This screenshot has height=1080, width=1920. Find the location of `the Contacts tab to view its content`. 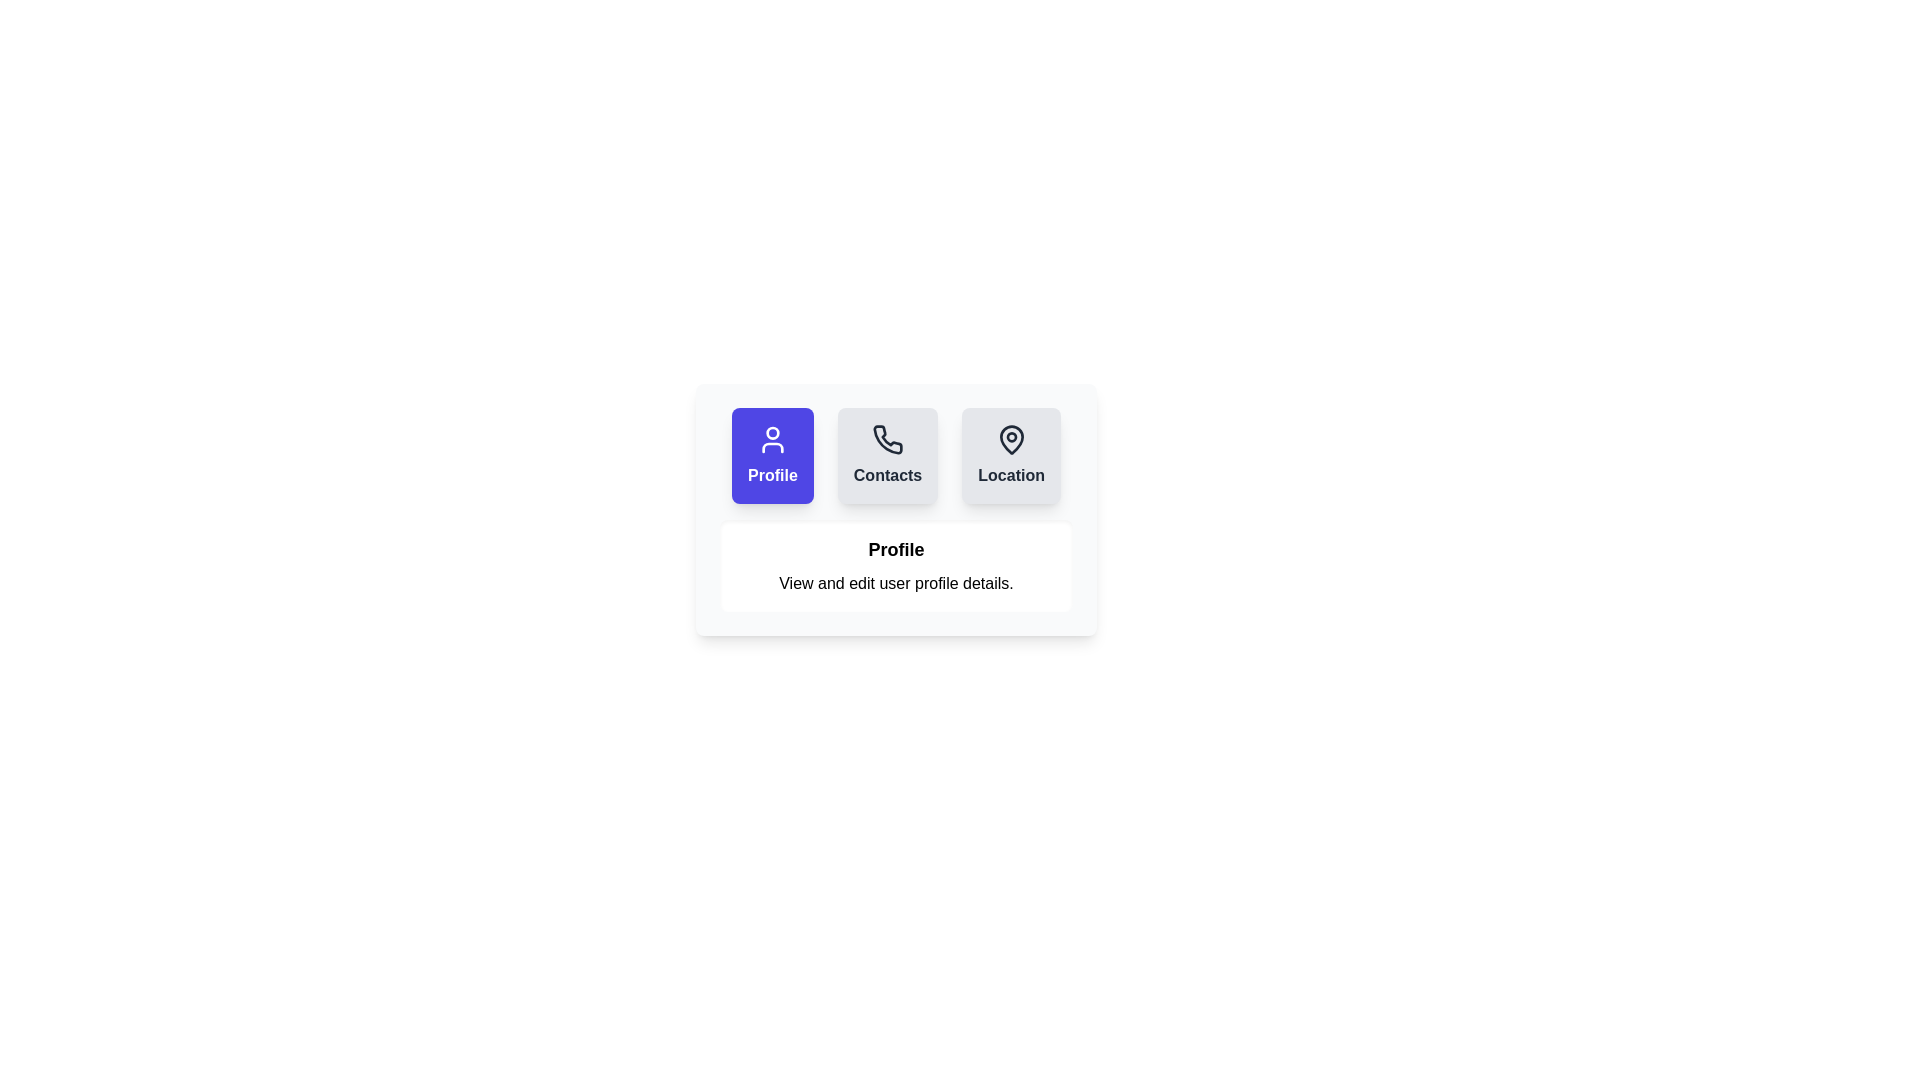

the Contacts tab to view its content is located at coordinates (887, 455).